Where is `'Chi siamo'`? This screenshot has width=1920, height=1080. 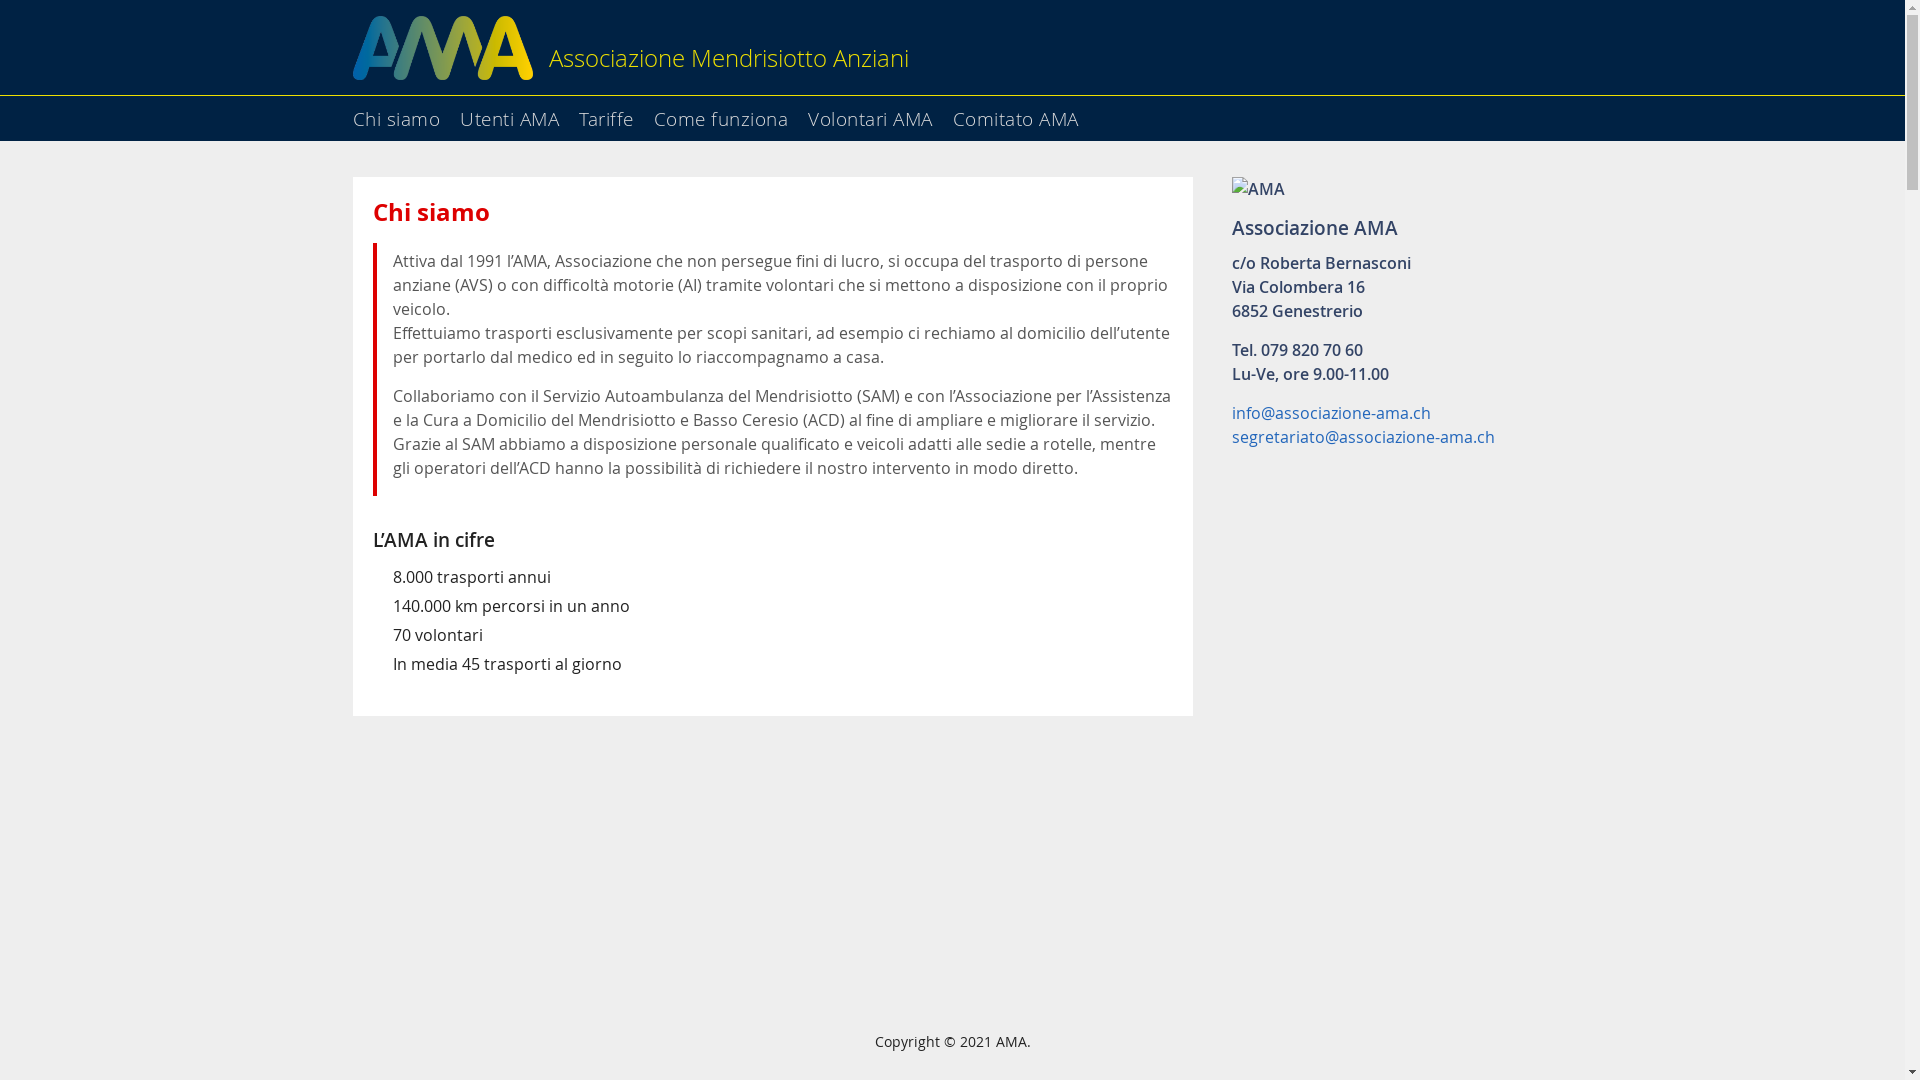
'Chi siamo' is located at coordinates (402, 111).